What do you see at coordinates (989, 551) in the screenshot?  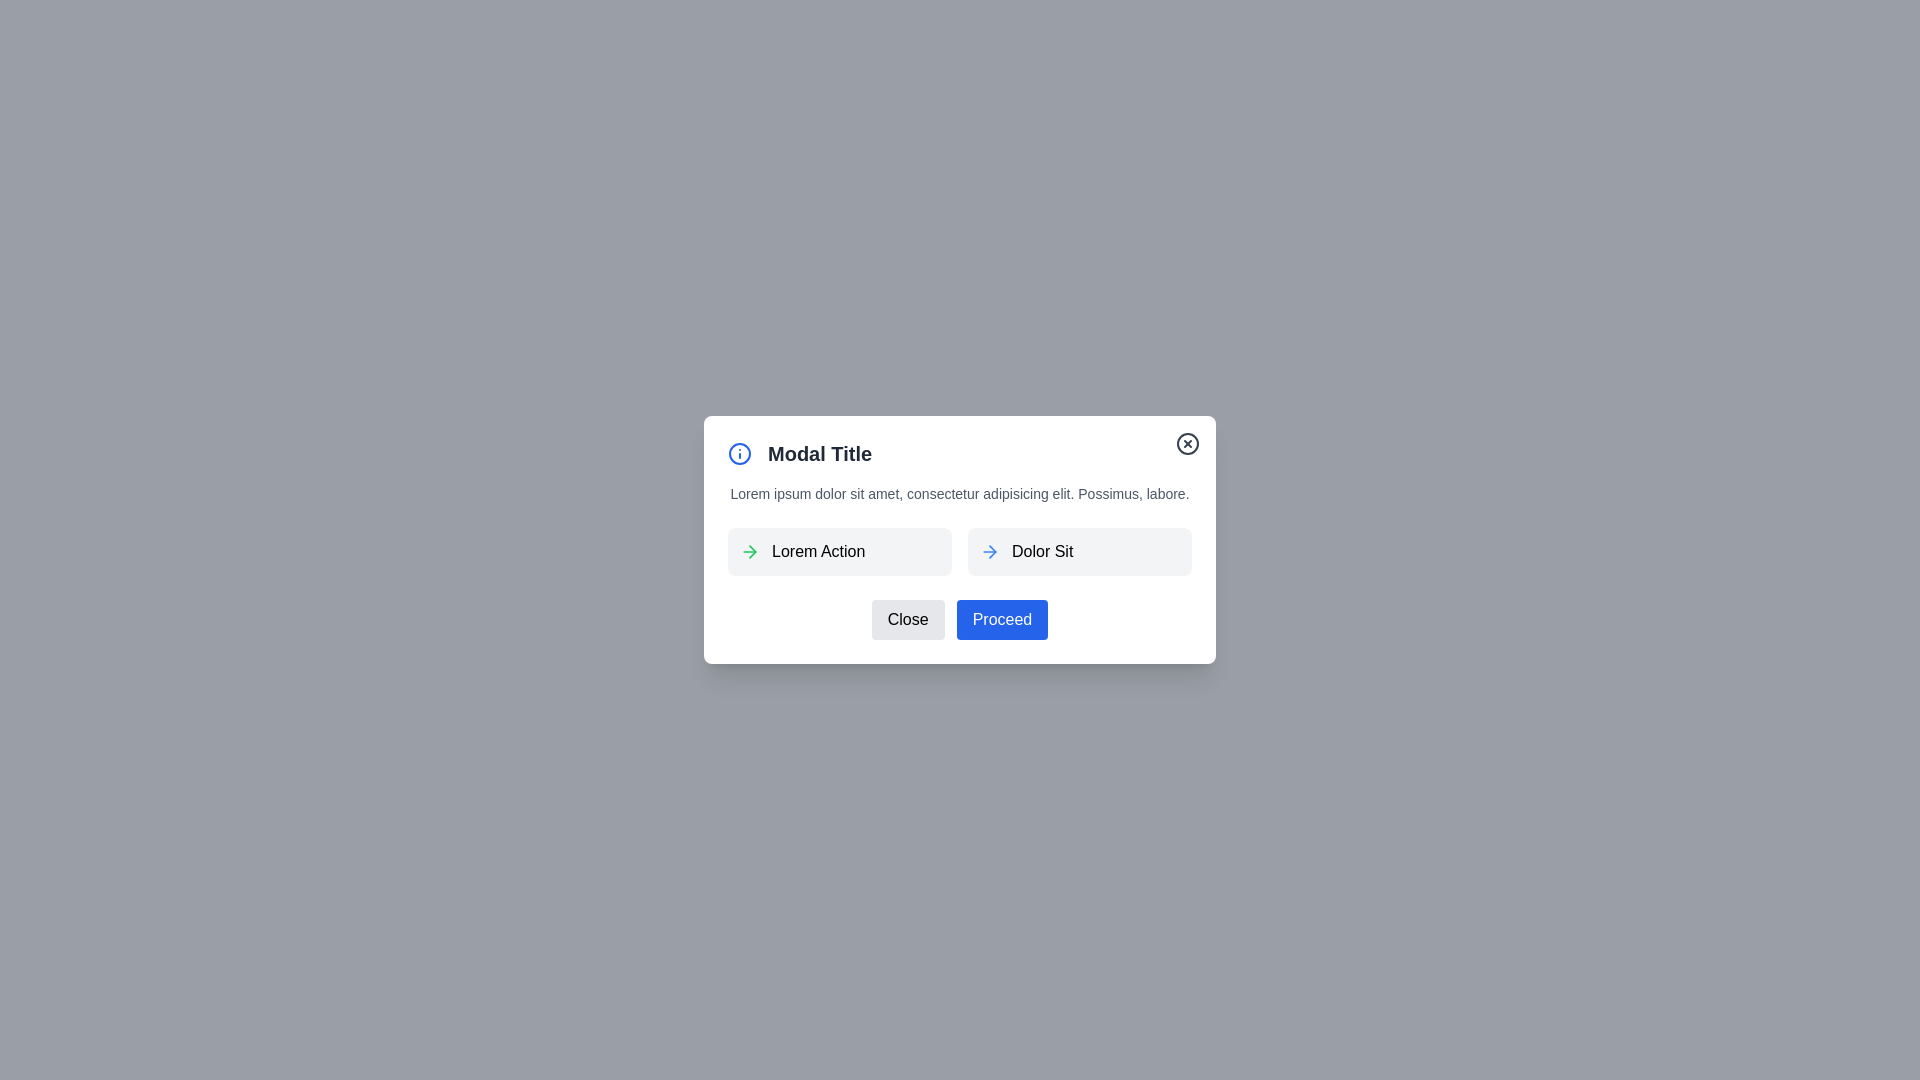 I see `the navigation icon located to the left of the 'Dolor Sit' button, which serves as a visual indicator for navigation or action` at bounding box center [989, 551].